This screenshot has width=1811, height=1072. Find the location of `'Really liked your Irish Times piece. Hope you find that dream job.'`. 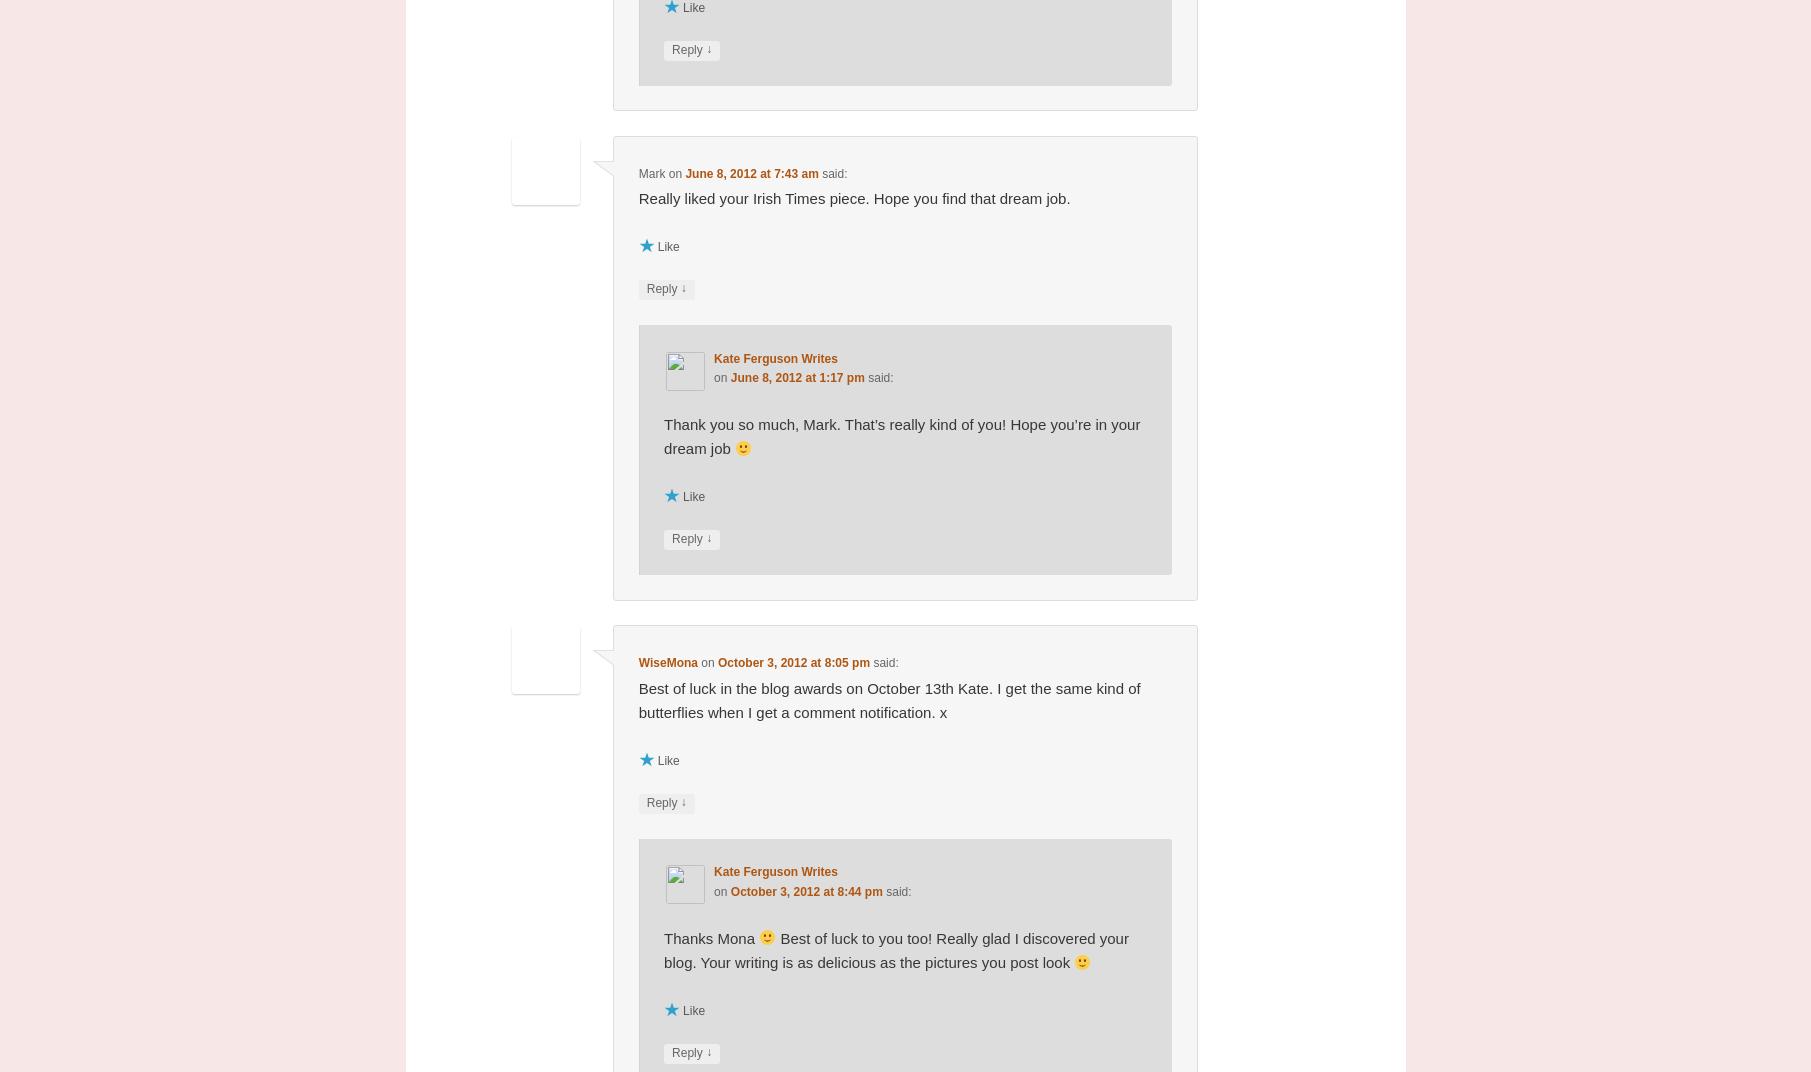

'Really liked your Irish Times piece. Hope you find that dream job.' is located at coordinates (854, 197).